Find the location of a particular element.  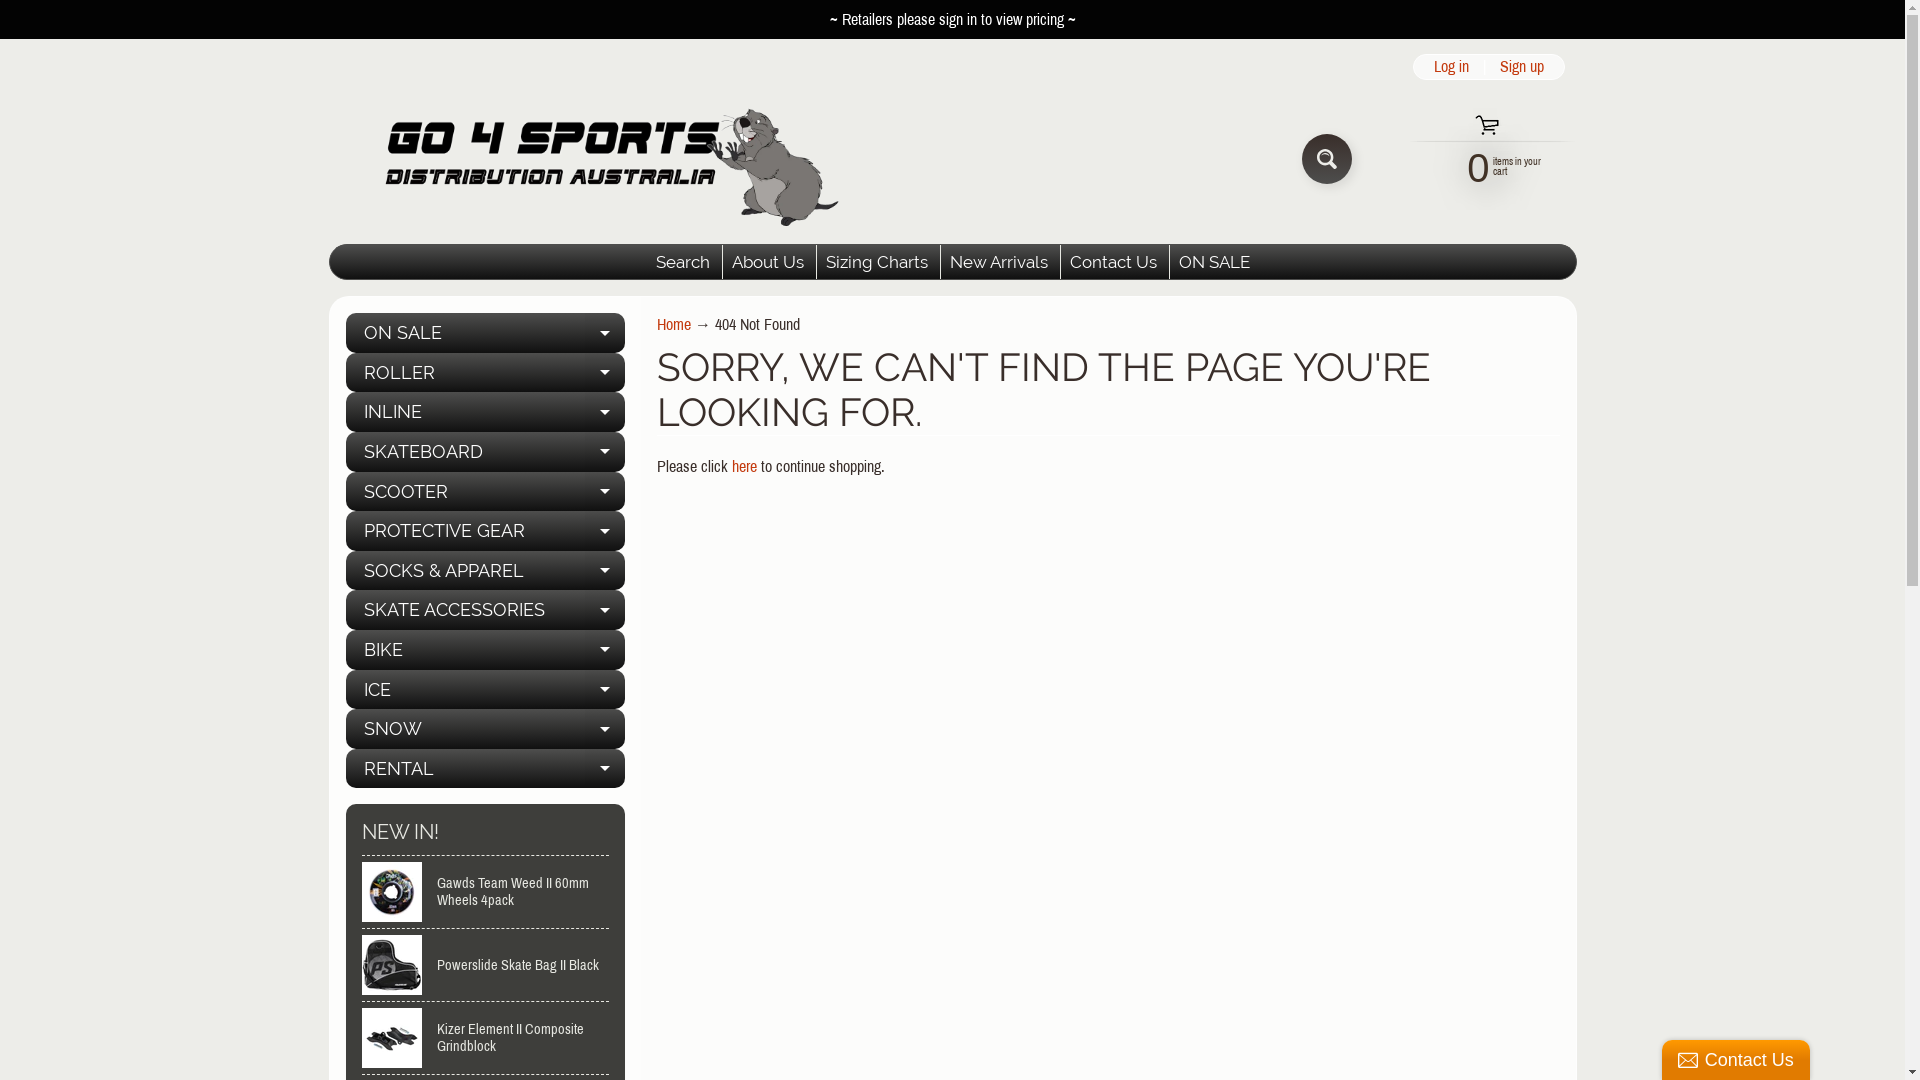

'EXPAND CHILD MENU' is located at coordinates (584, 570).